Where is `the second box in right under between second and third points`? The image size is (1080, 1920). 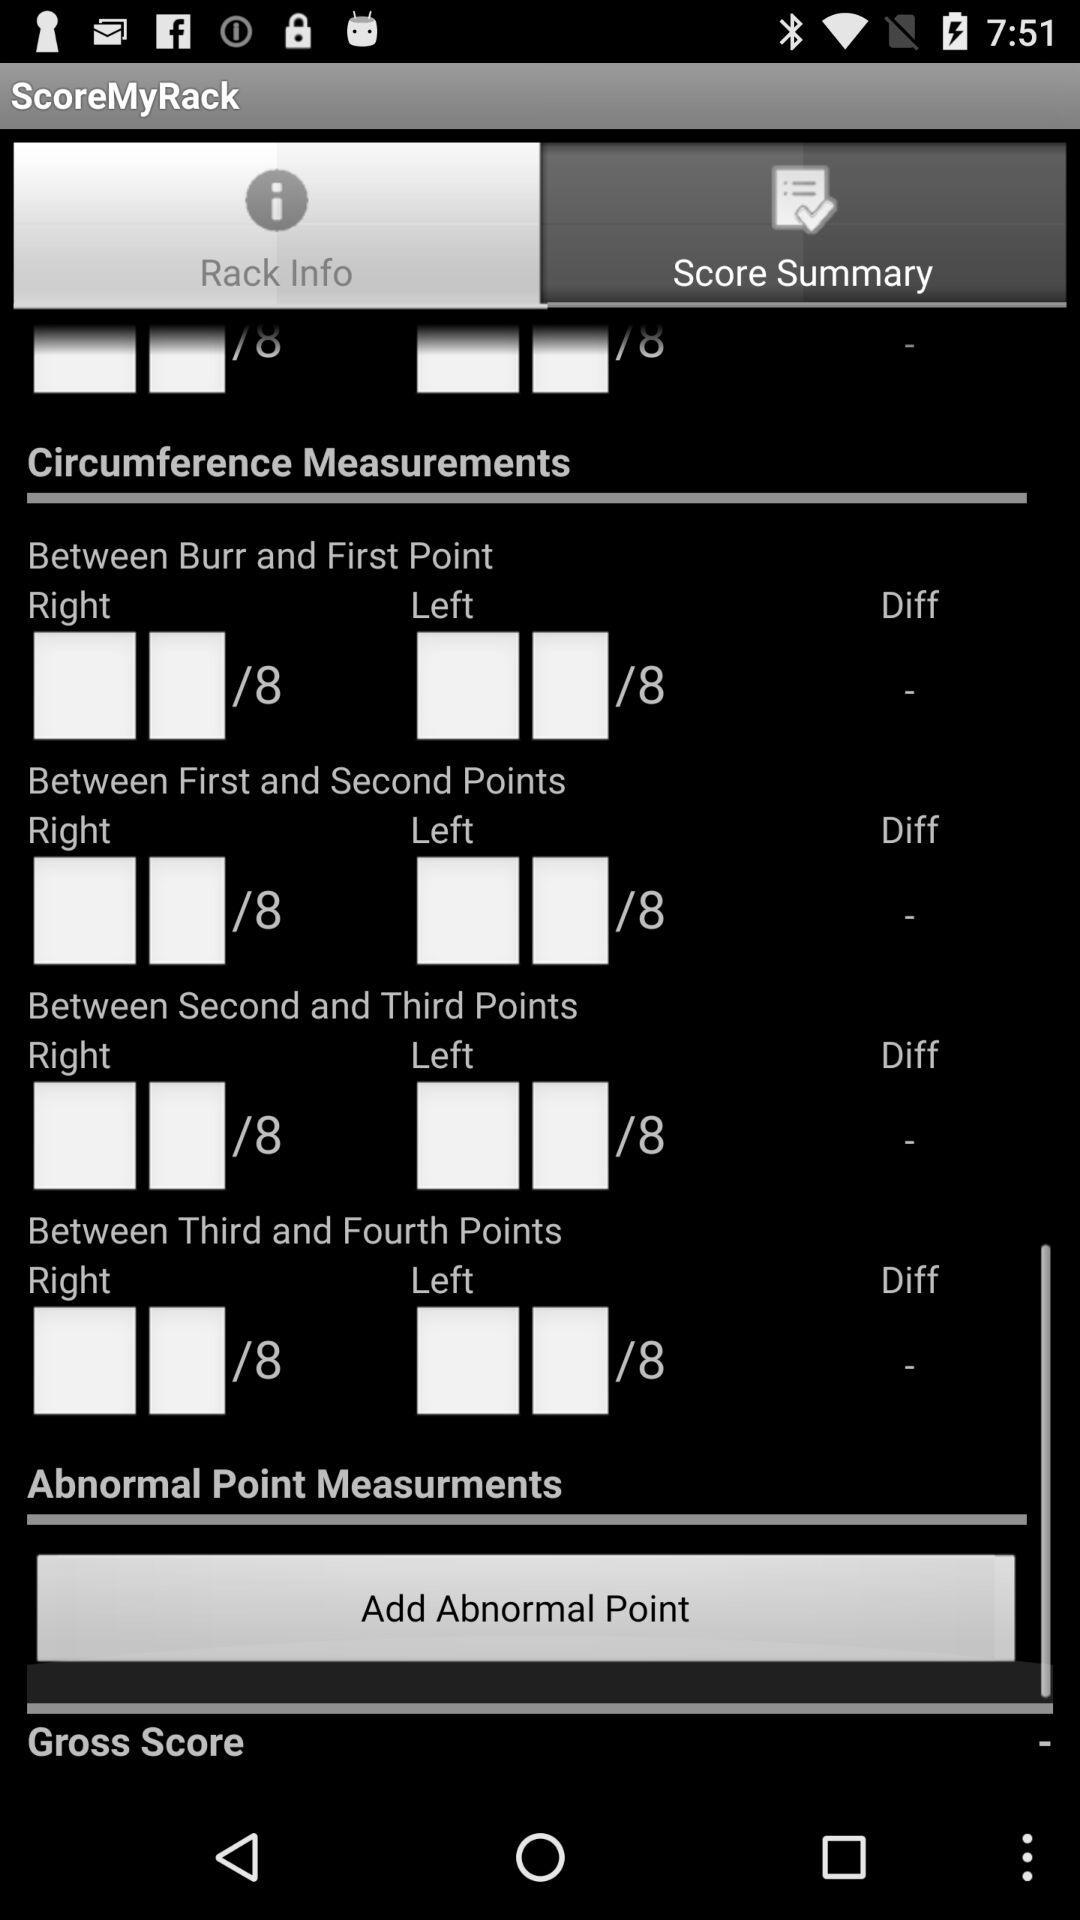
the second box in right under between second and third points is located at coordinates (187, 1142).